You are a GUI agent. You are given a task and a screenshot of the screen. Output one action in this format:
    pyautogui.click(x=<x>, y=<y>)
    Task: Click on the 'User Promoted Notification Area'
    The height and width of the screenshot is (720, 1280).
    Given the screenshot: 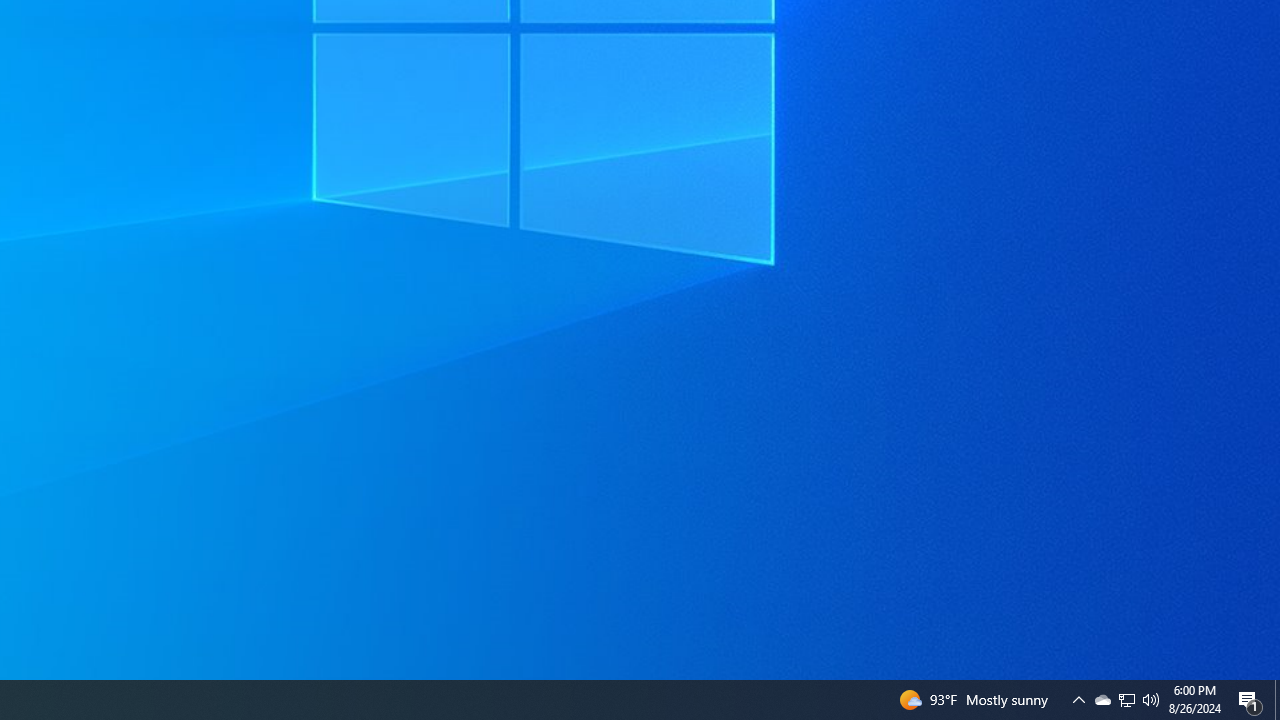 What is the action you would take?
    pyautogui.click(x=1151, y=698)
    